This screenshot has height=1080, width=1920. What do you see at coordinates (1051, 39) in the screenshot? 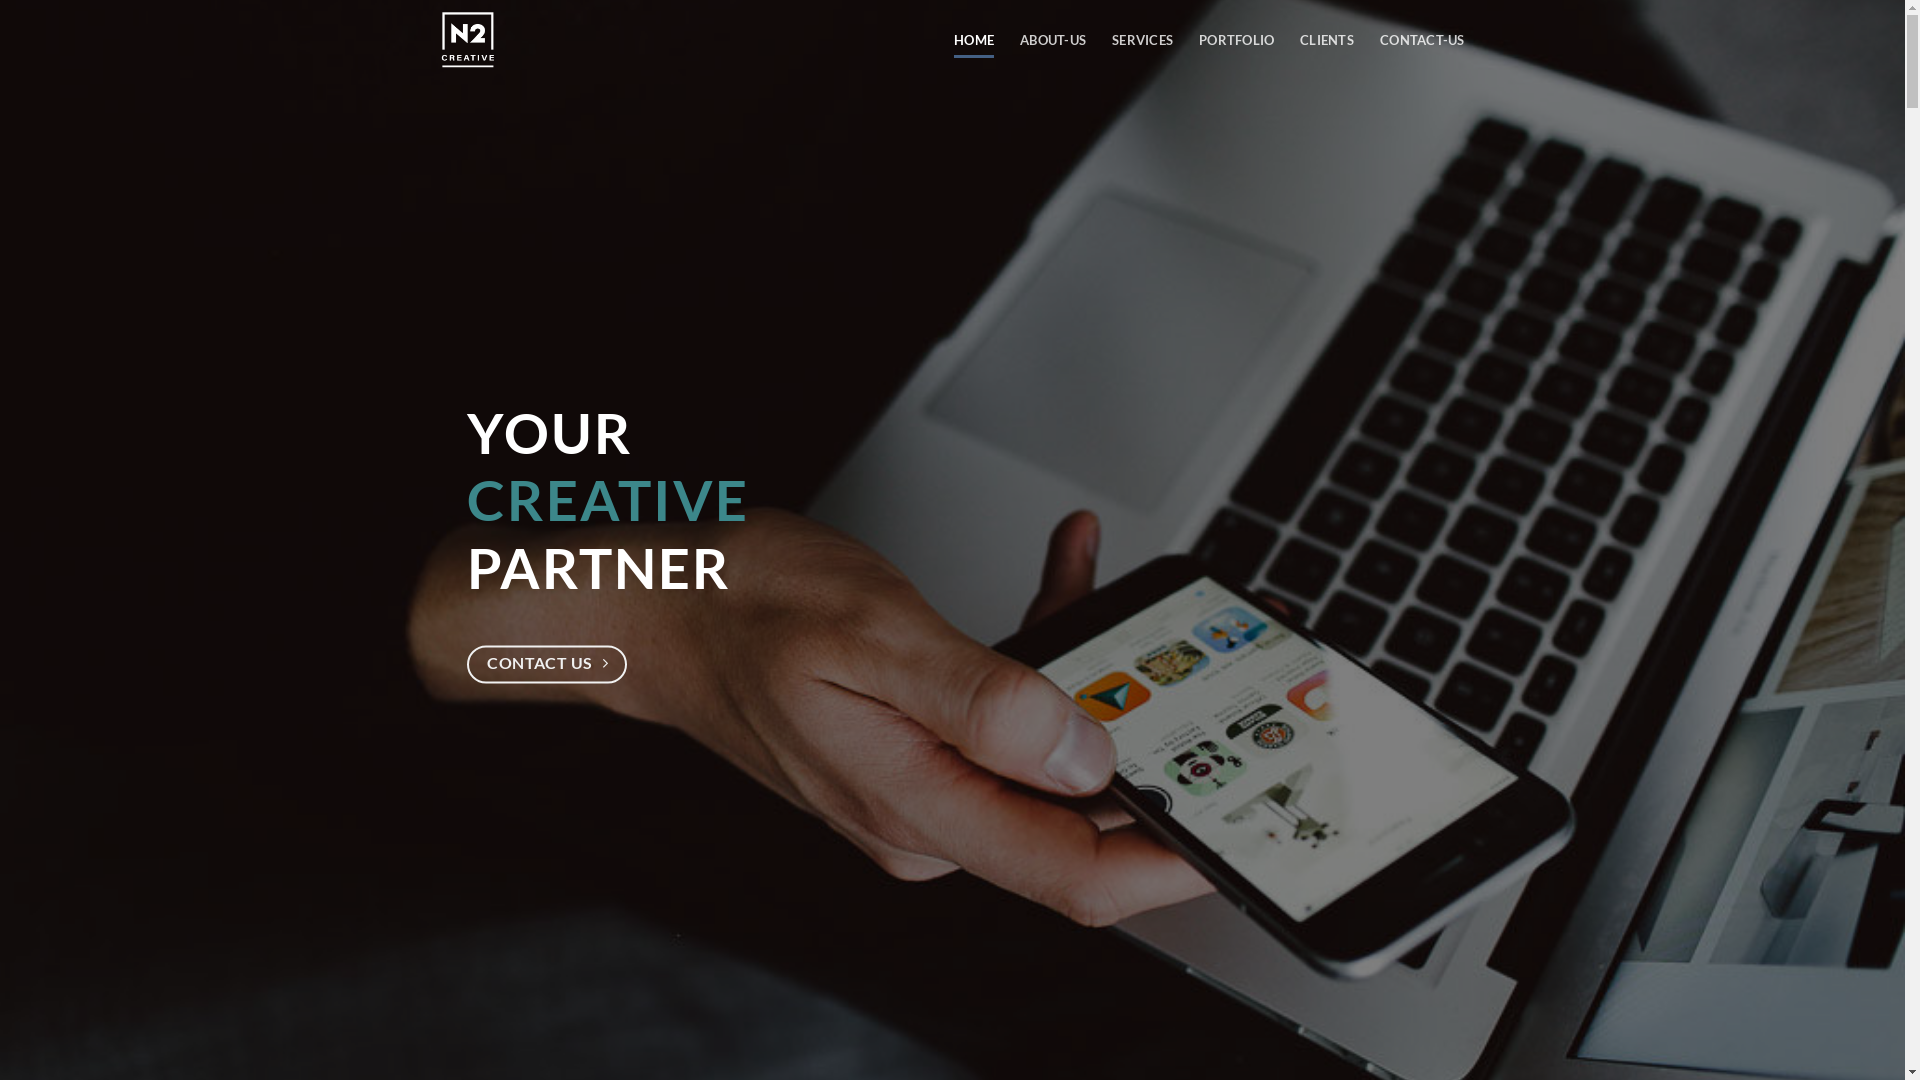
I see `'ABOUT-US'` at bounding box center [1051, 39].